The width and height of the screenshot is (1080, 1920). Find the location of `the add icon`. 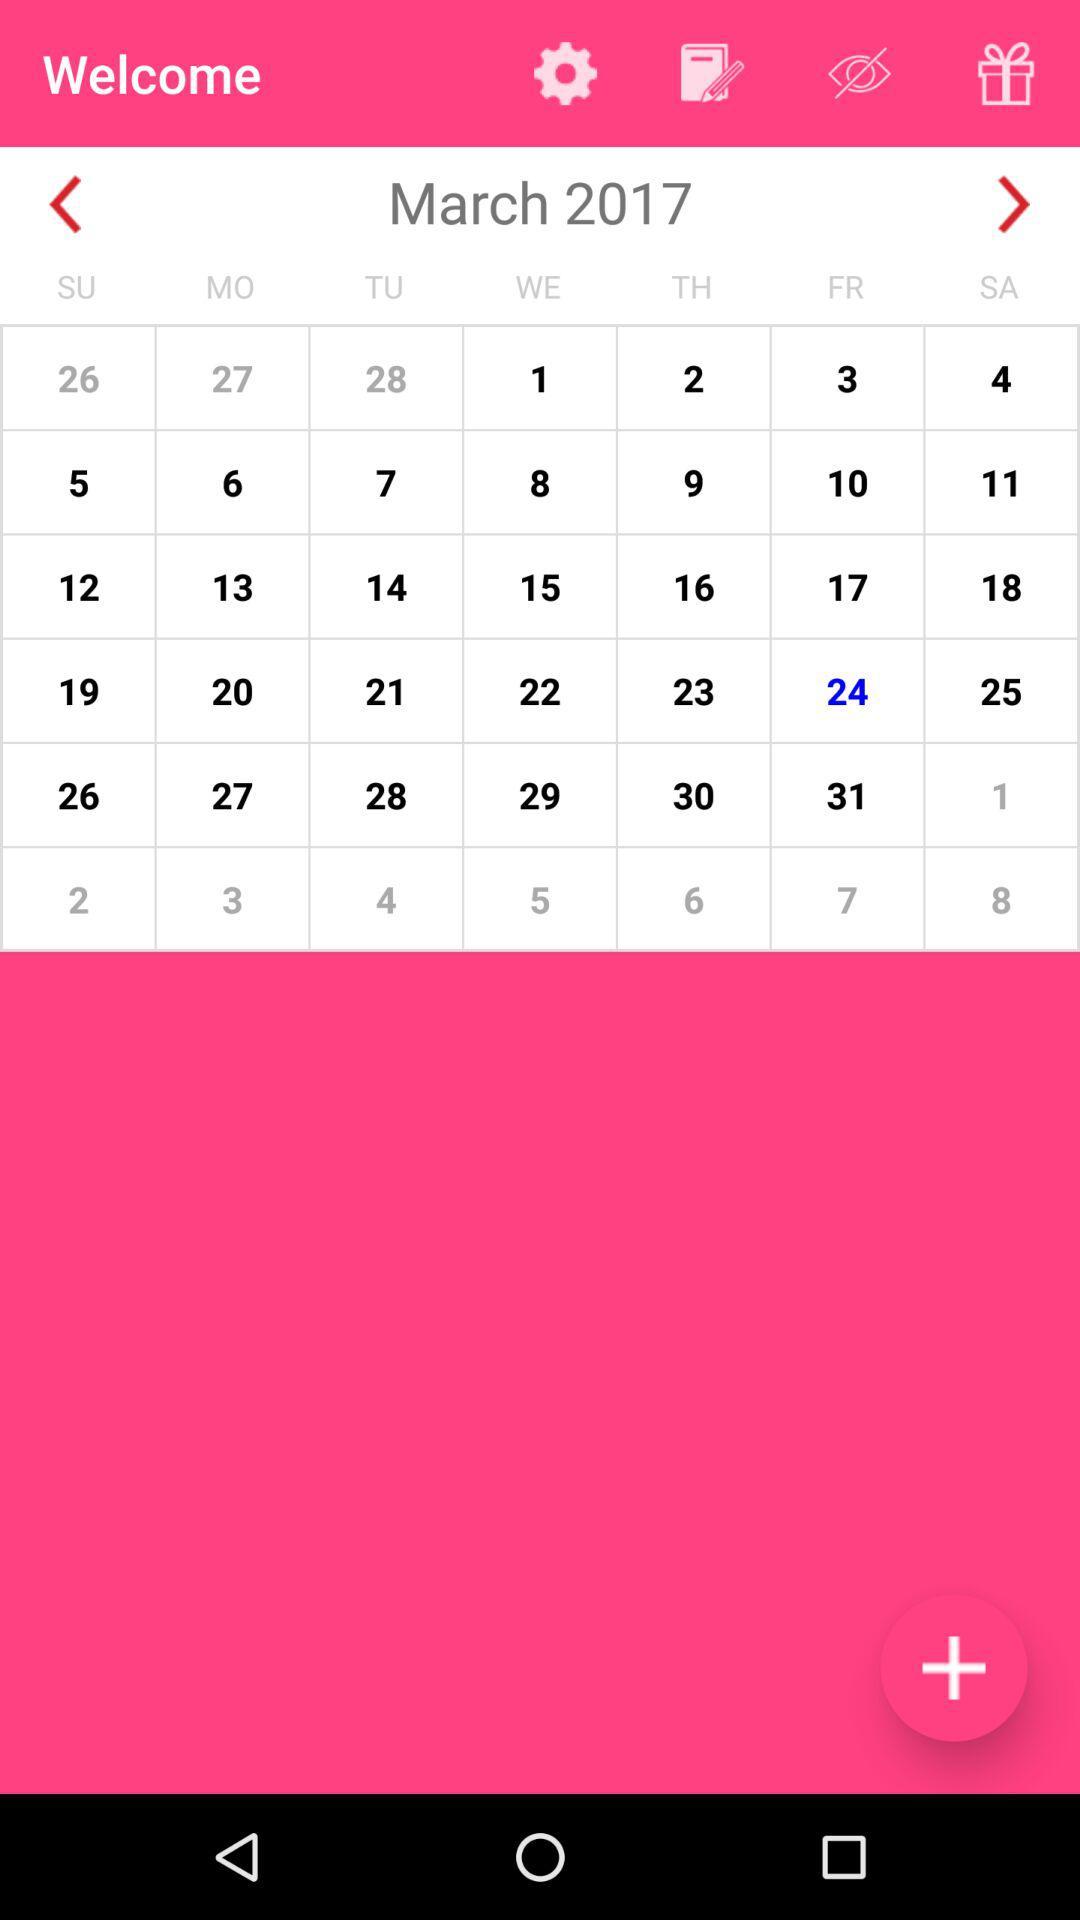

the add icon is located at coordinates (952, 1667).